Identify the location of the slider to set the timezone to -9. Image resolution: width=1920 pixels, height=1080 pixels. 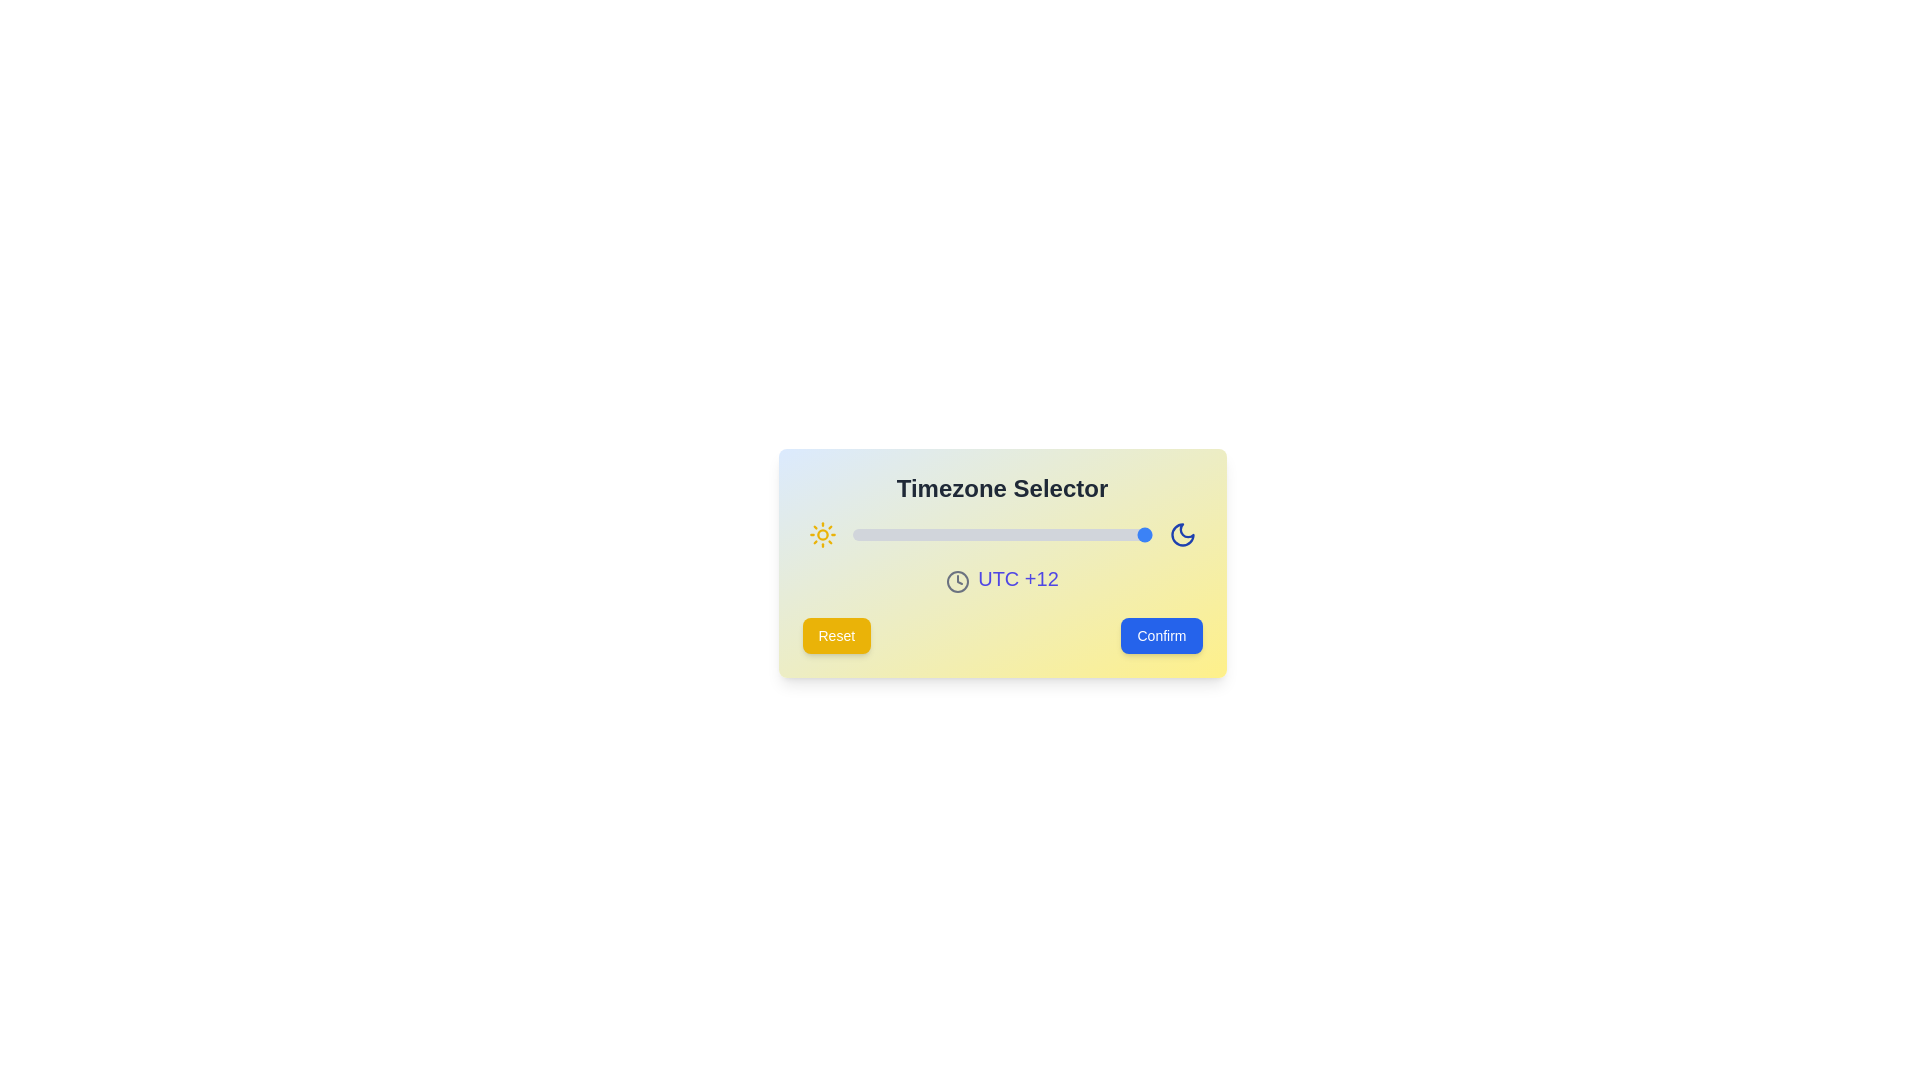
(888, 534).